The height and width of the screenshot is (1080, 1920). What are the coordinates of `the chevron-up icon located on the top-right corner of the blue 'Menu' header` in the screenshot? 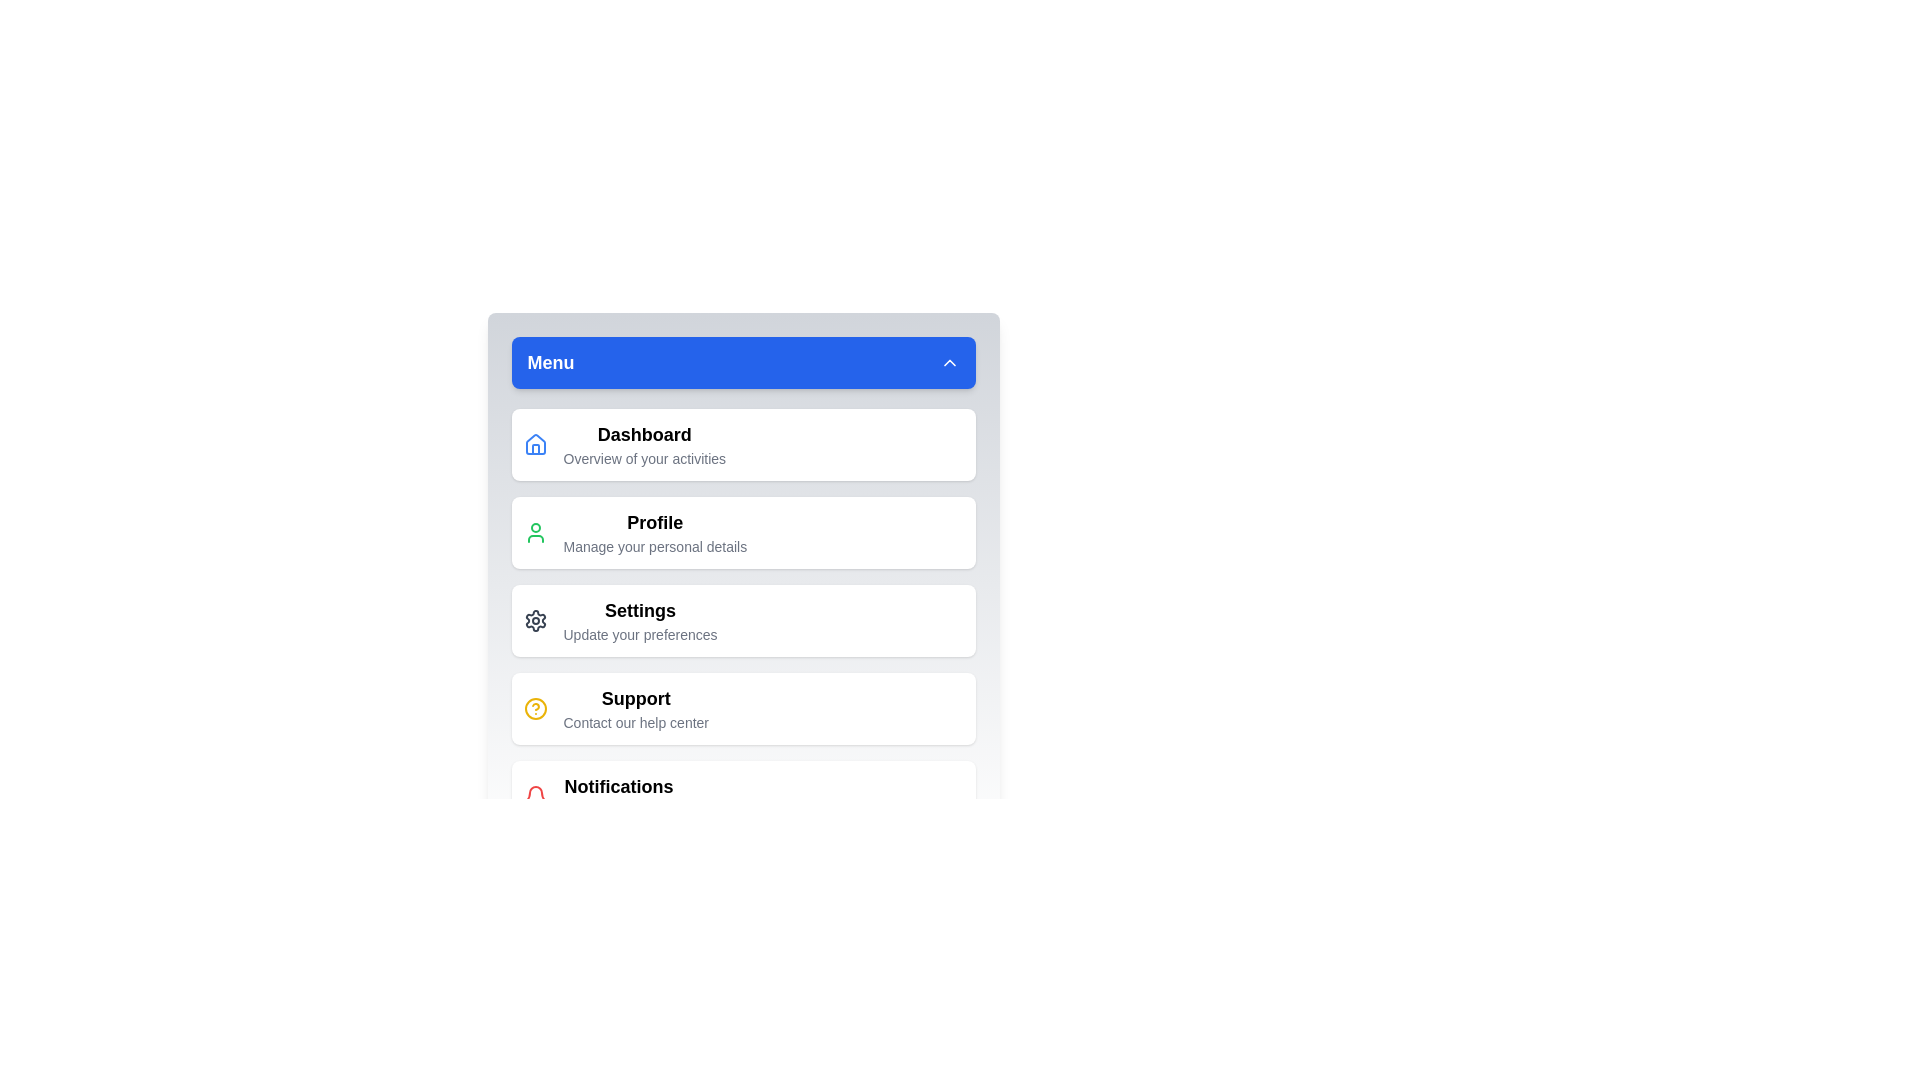 It's located at (948, 362).